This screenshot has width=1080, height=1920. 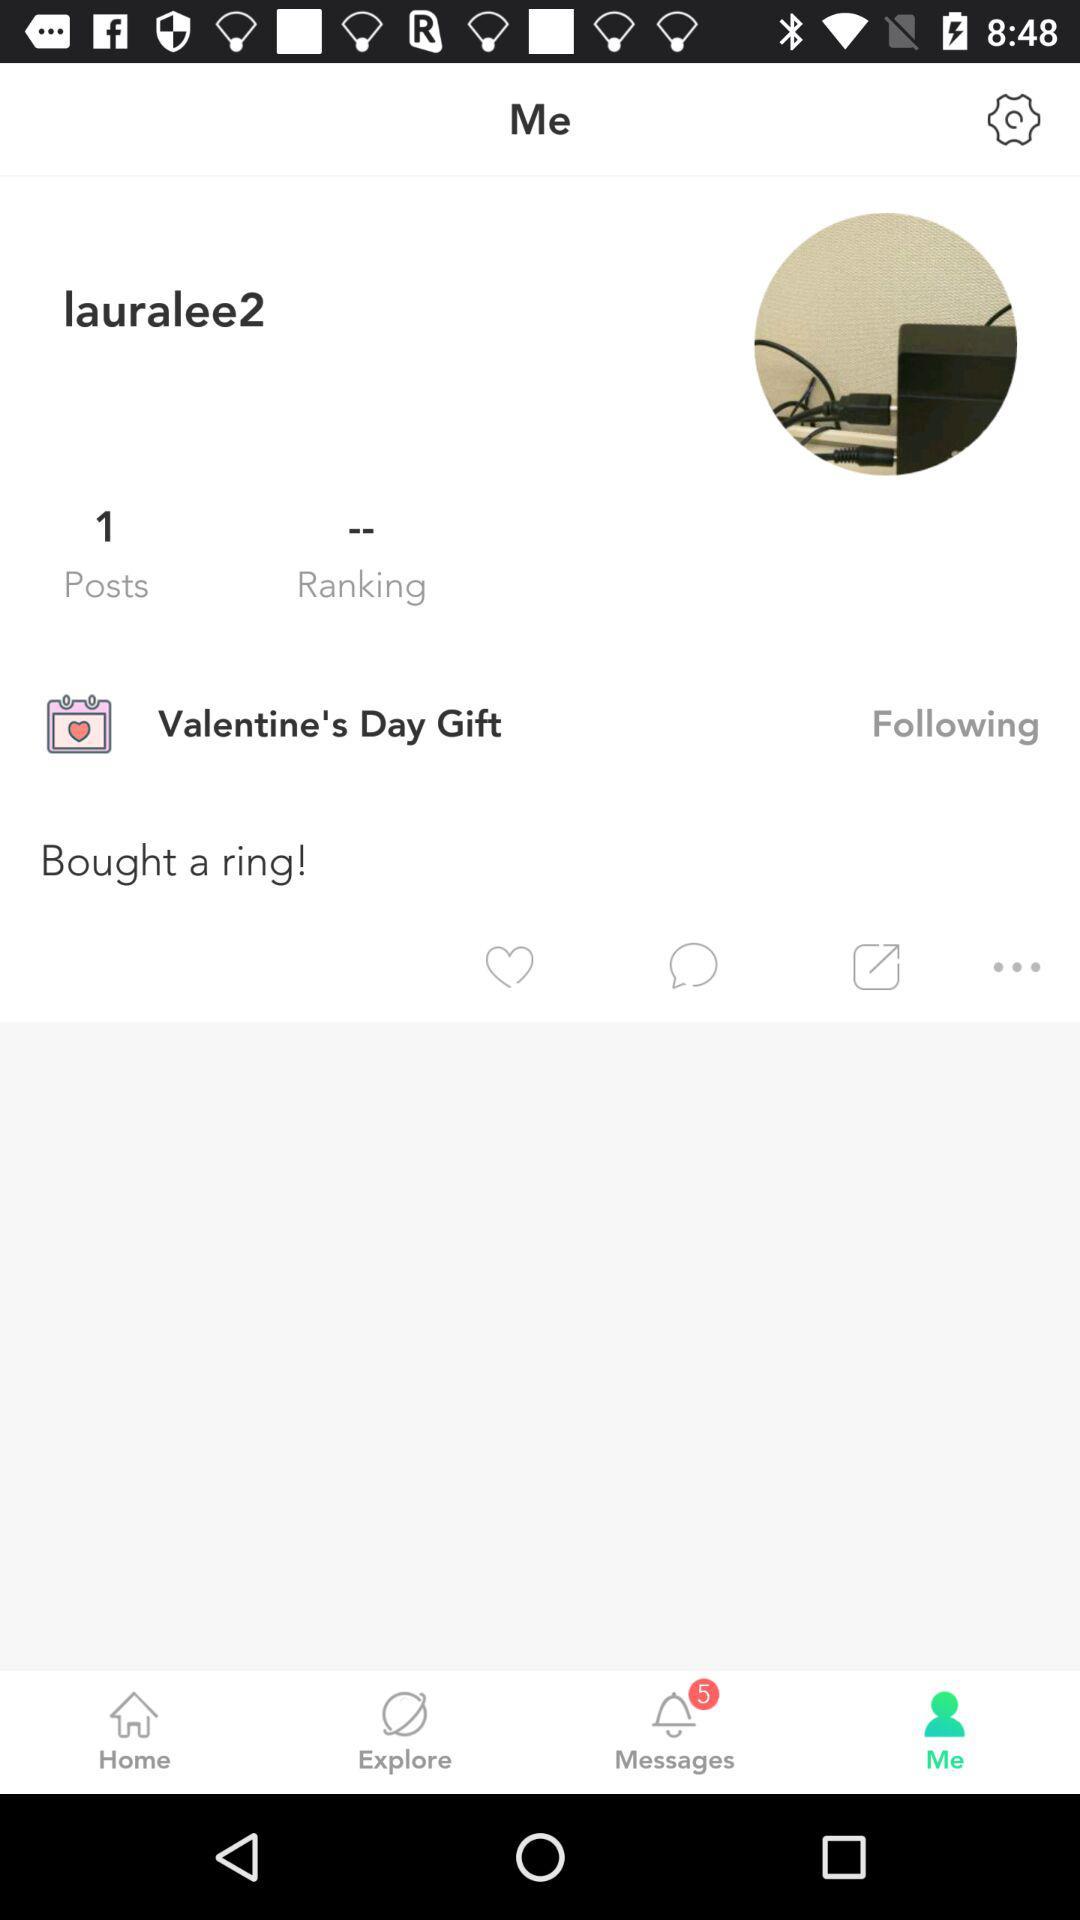 What do you see at coordinates (884, 344) in the screenshot?
I see `item next to lauralee2 item` at bounding box center [884, 344].